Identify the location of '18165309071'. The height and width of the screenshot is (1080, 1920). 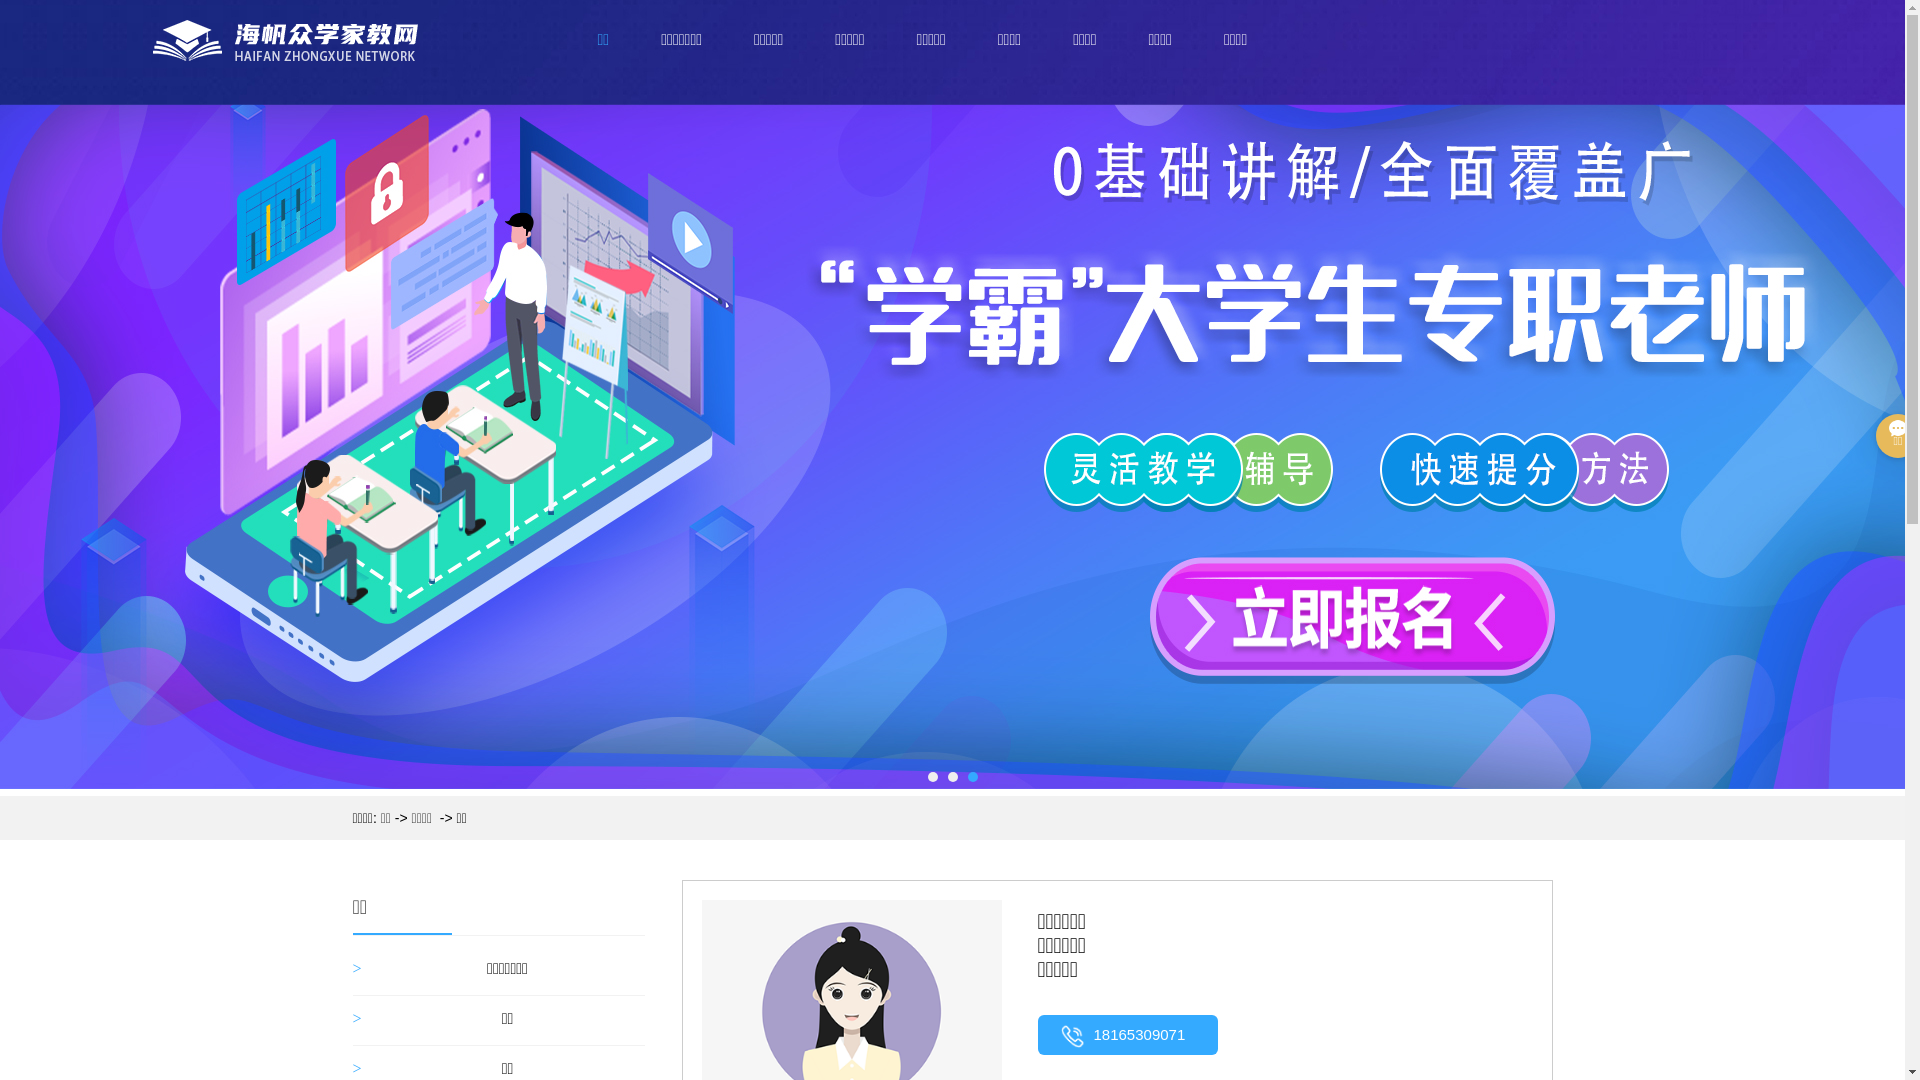
(1128, 1034).